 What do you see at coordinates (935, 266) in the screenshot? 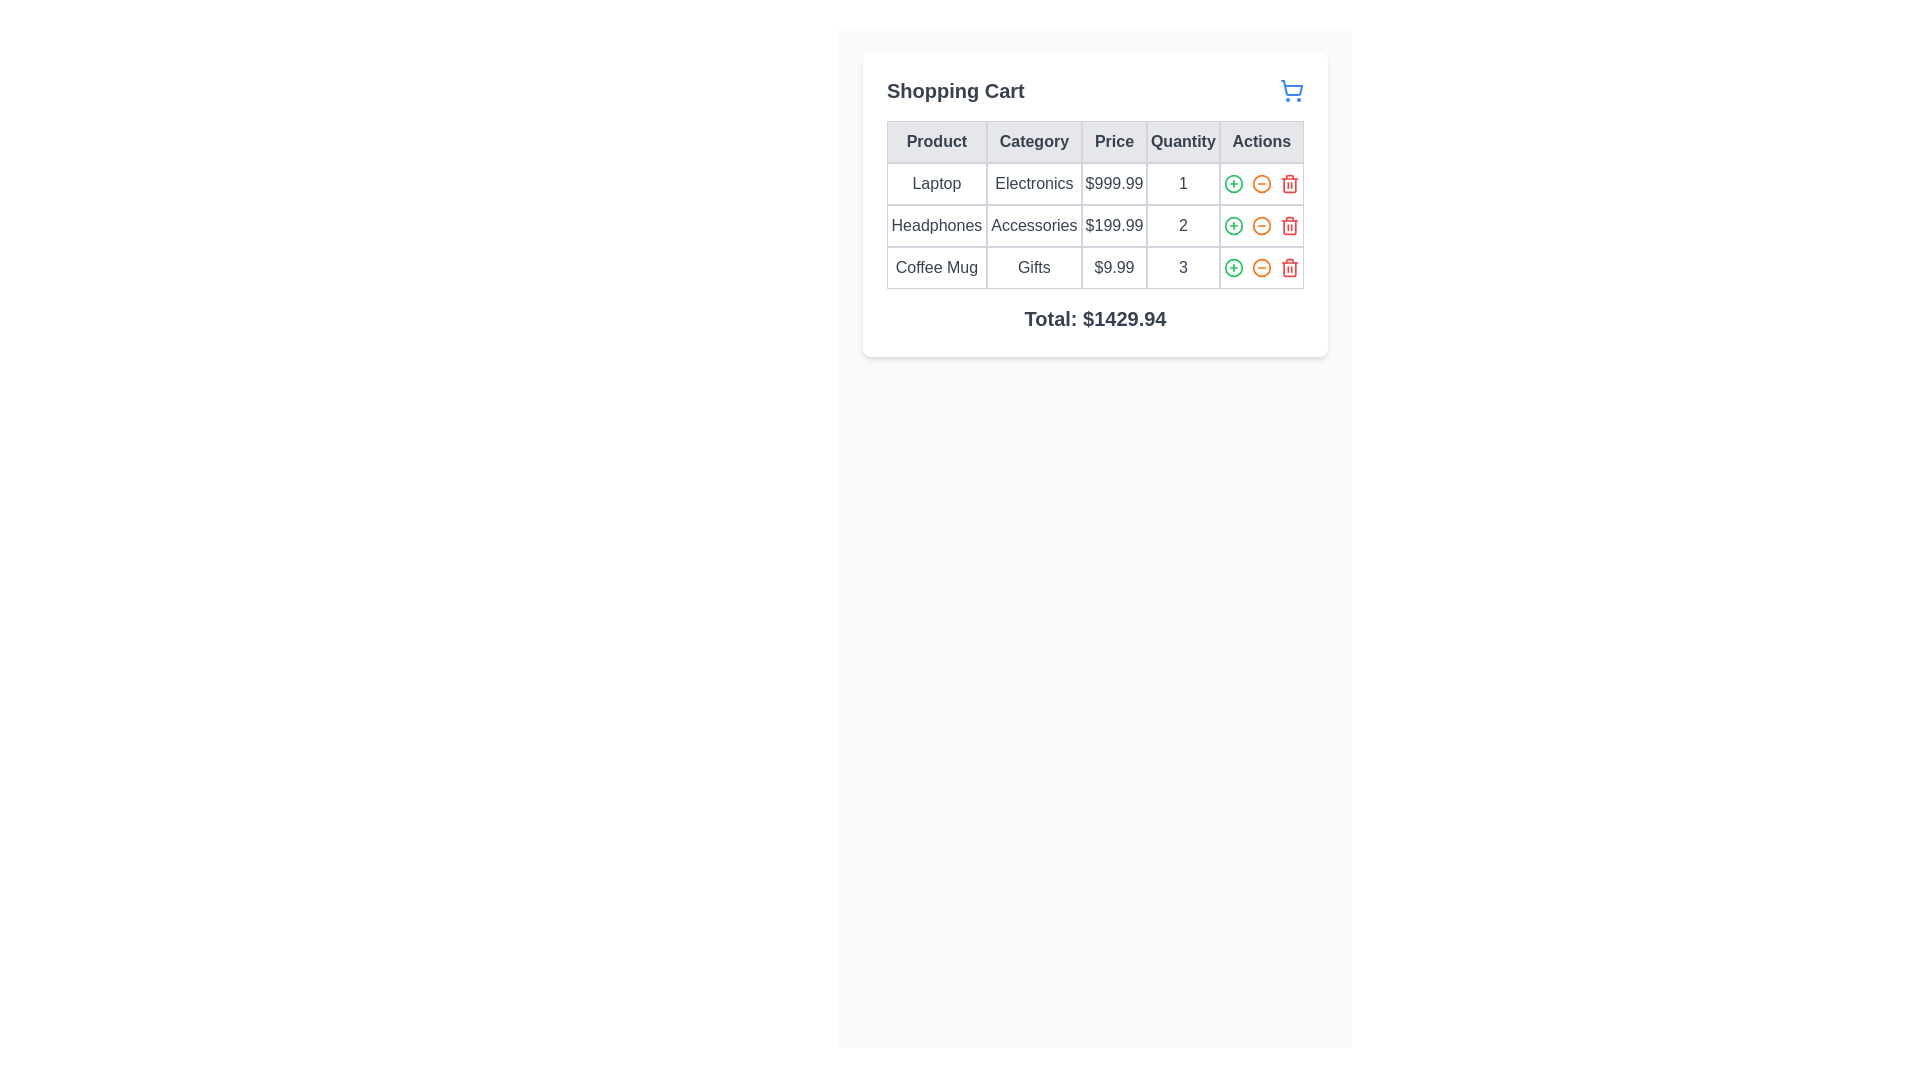
I see `the Static Text Label displaying 'Coffee Mug' in the first column of the third row in the shopping cart table` at bounding box center [935, 266].